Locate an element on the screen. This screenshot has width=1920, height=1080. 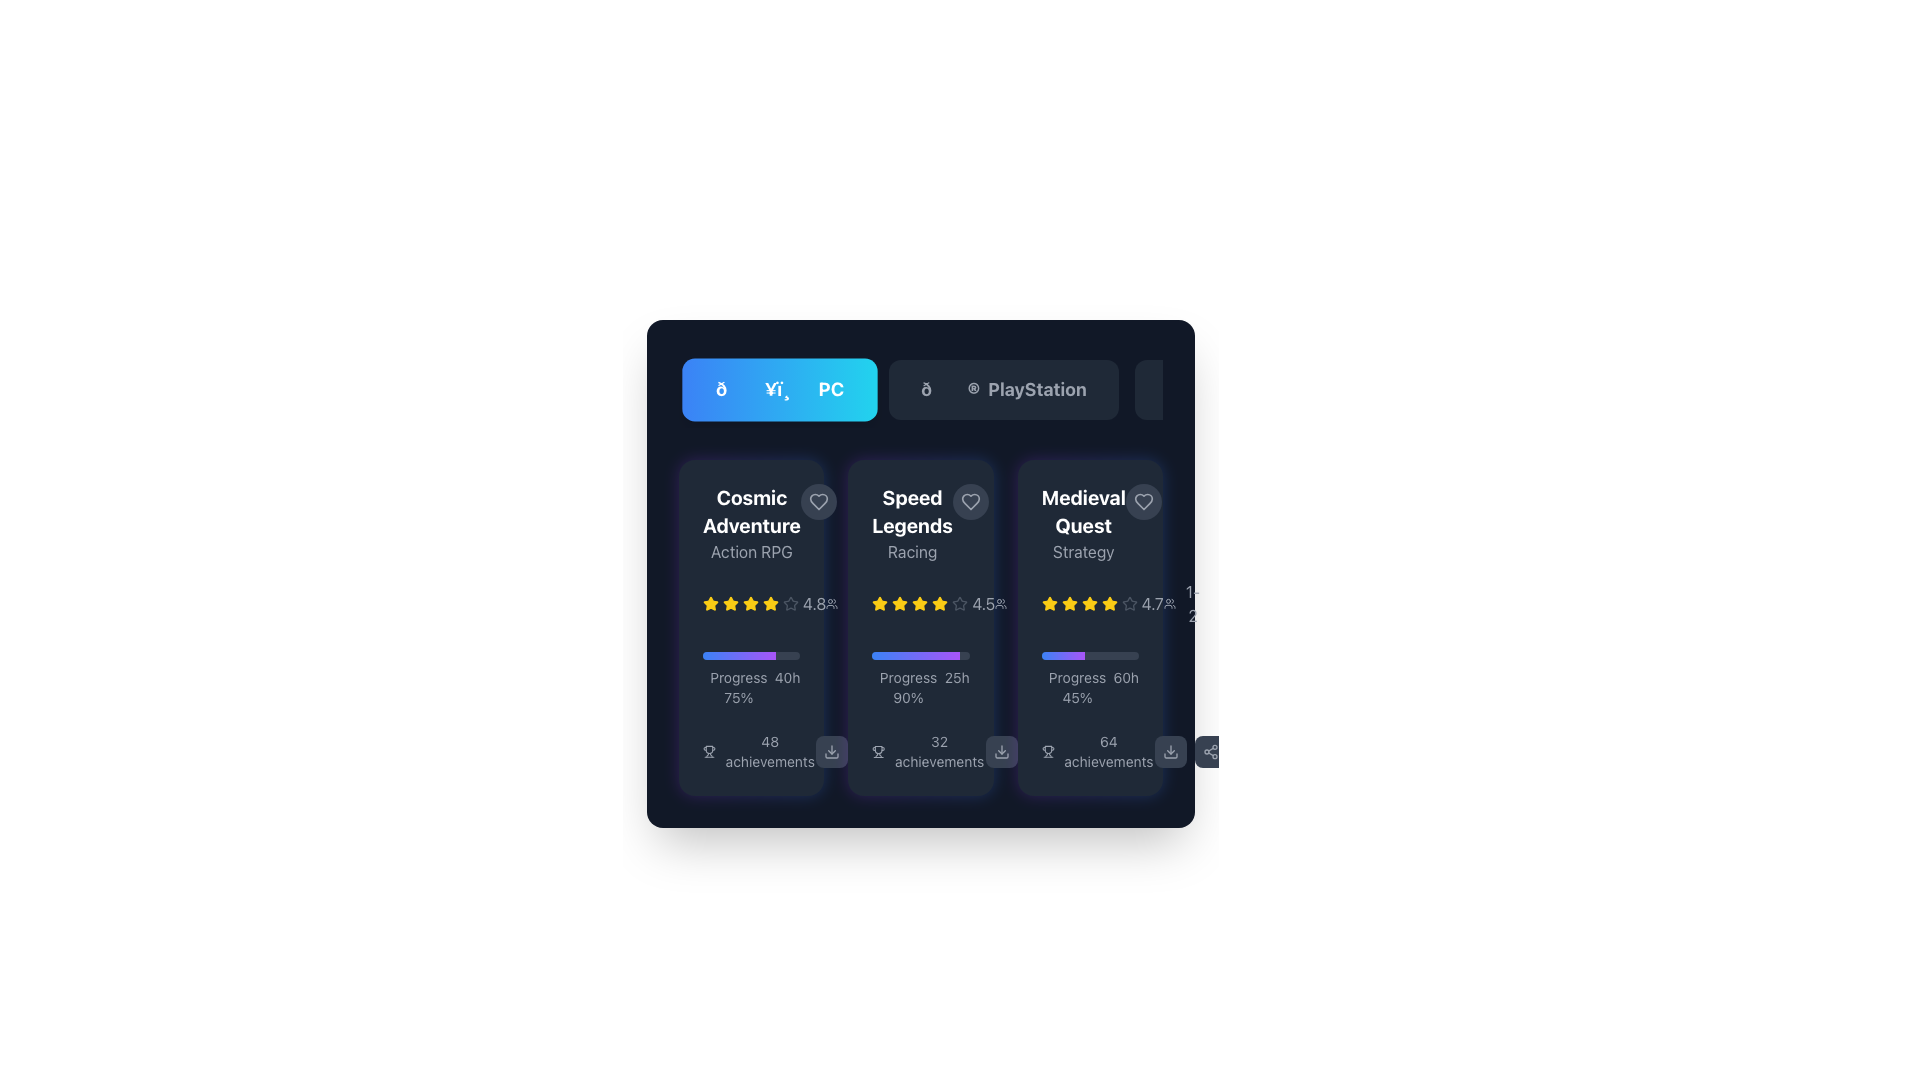
the share button located at the bottom right corner of the interface is located at coordinates (1209, 752).